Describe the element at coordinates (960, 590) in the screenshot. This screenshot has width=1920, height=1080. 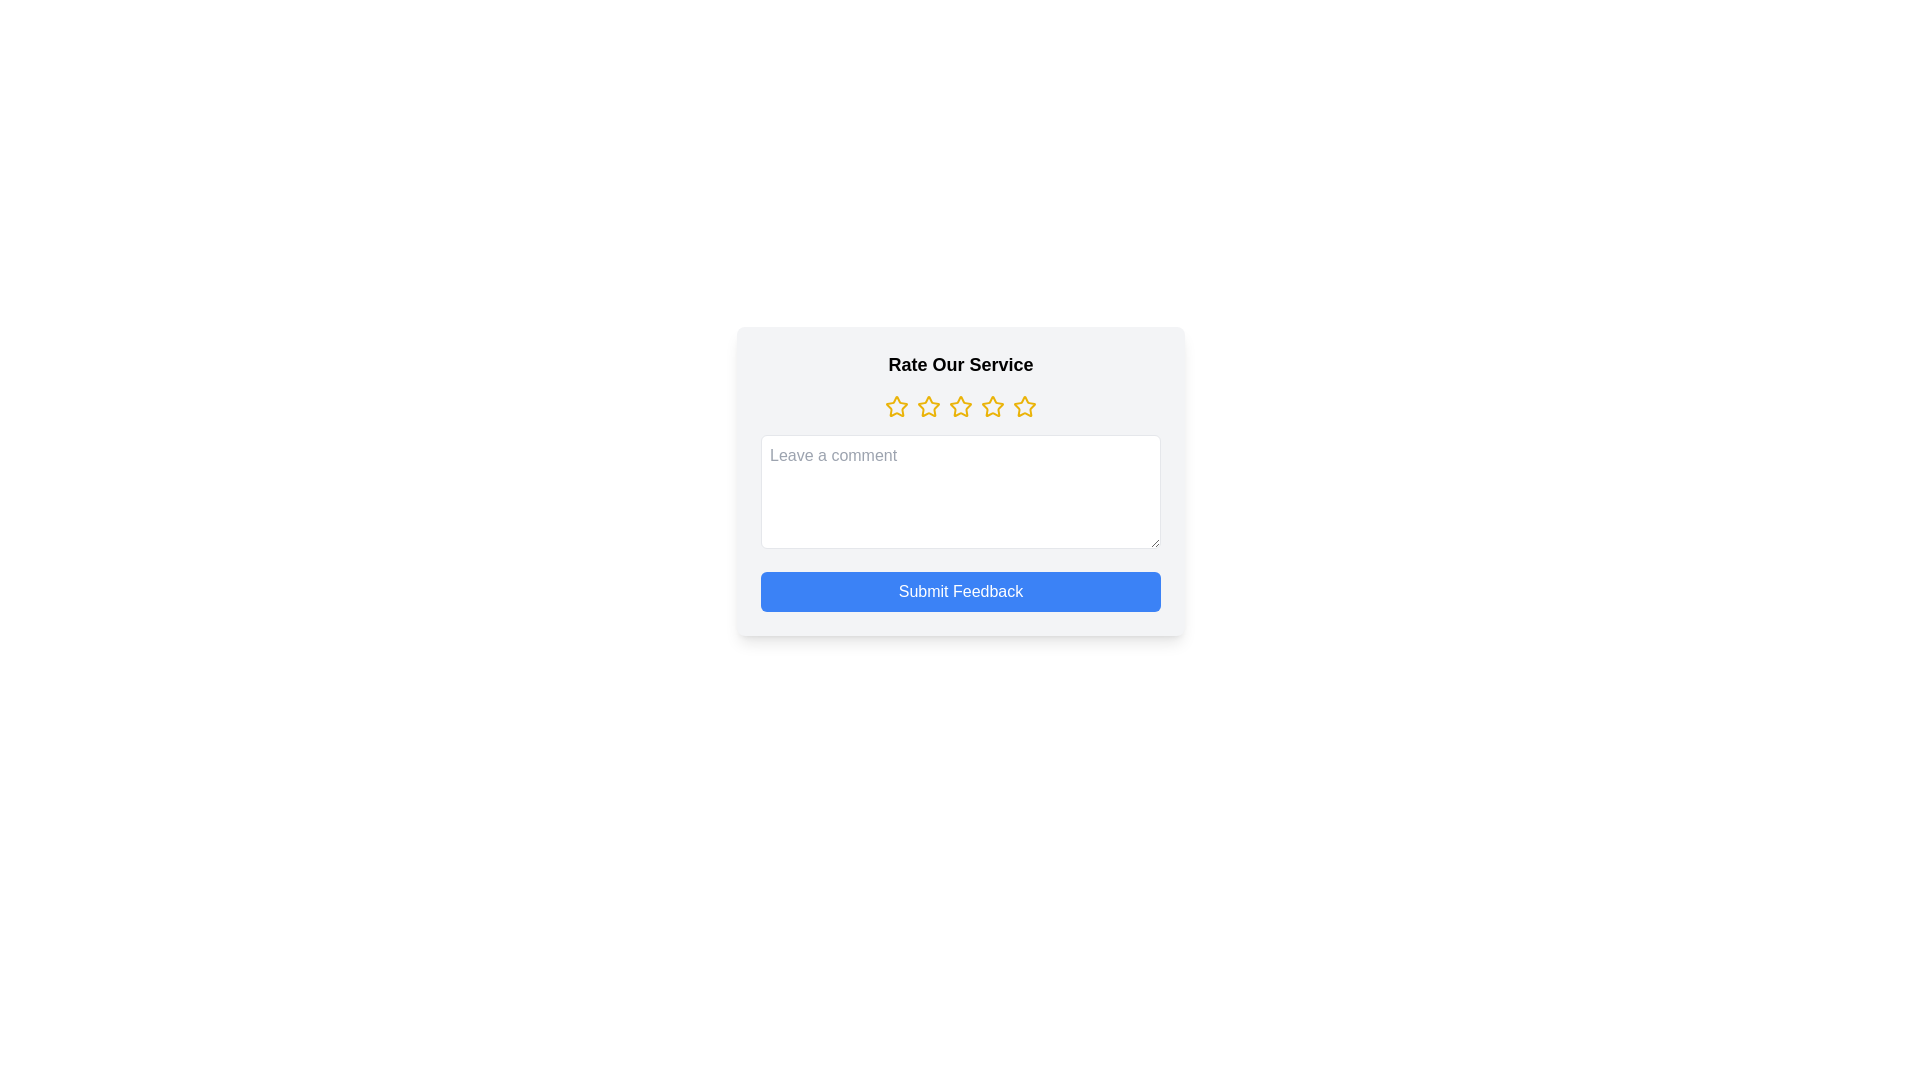
I see `the blue 'Submit Feedback' button with rounded corners` at that location.